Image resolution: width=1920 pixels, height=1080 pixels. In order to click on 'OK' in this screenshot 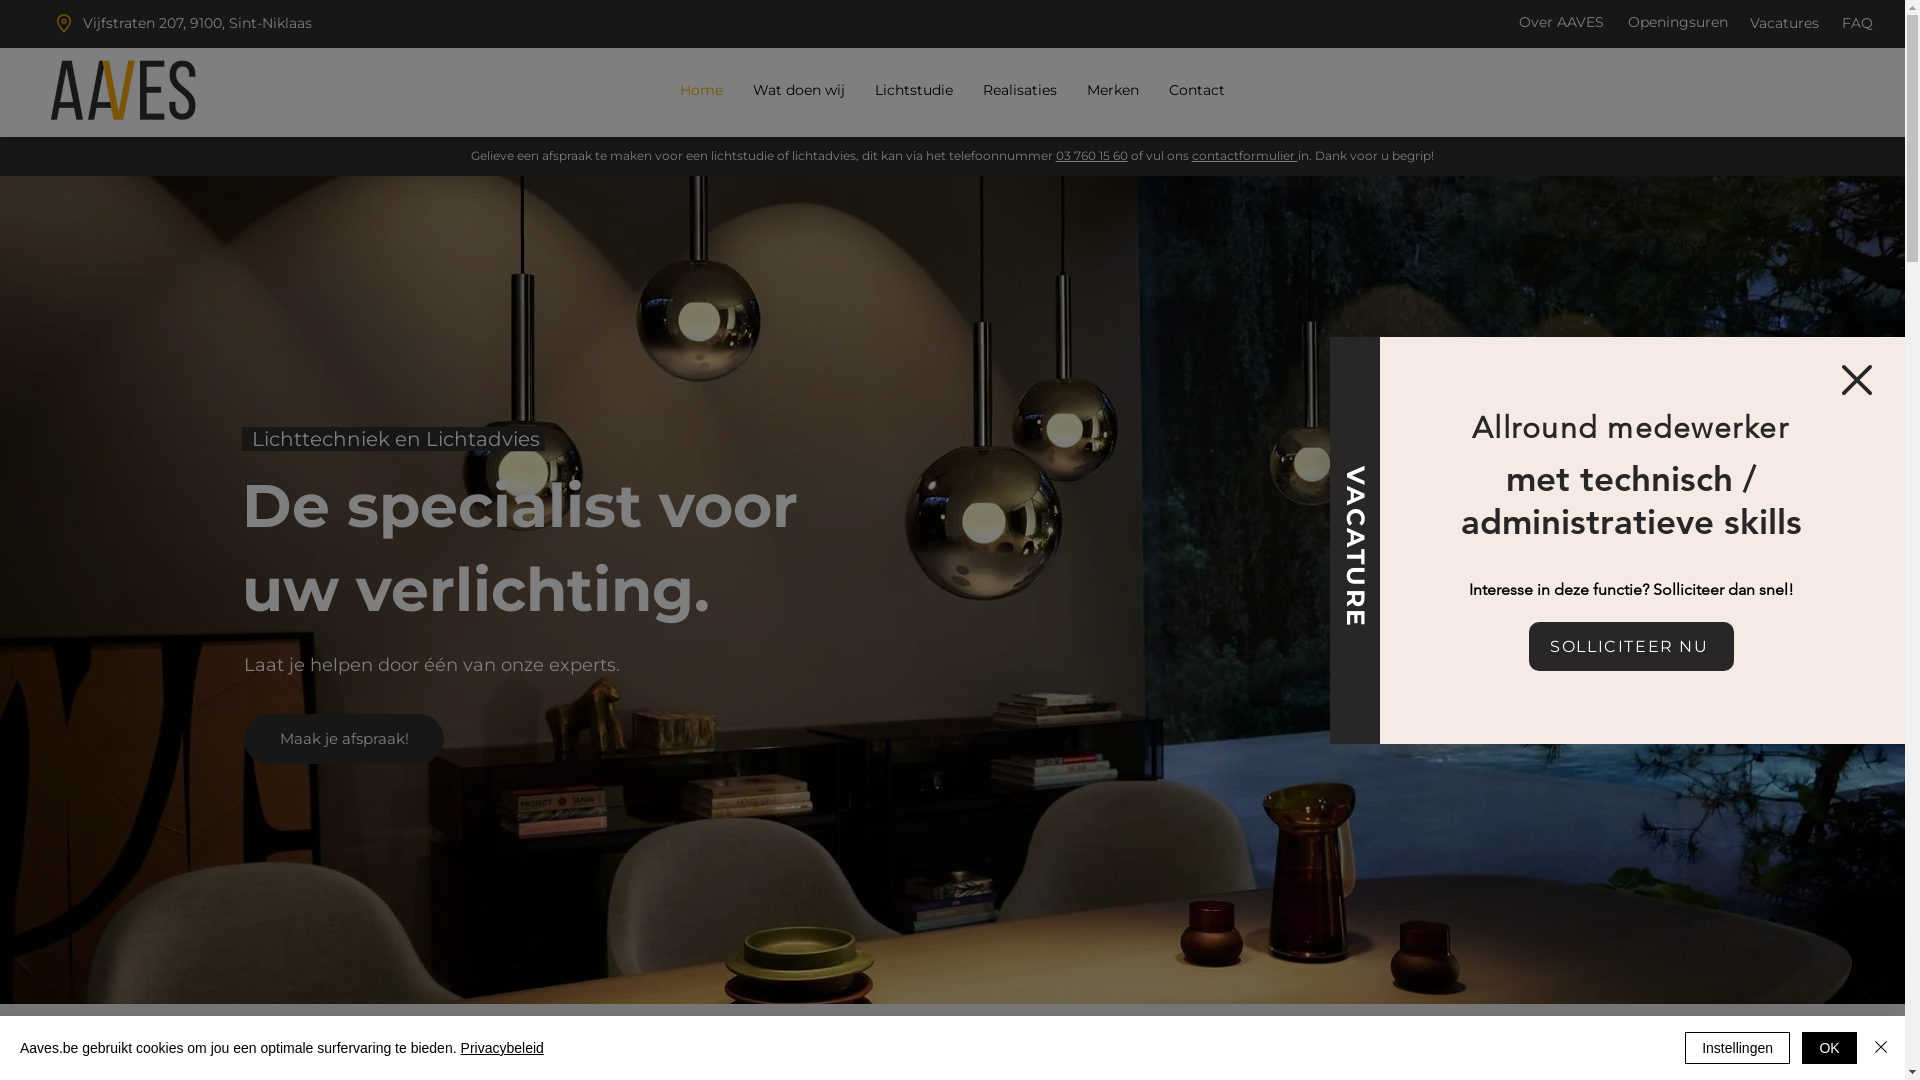, I will do `click(1829, 1047)`.